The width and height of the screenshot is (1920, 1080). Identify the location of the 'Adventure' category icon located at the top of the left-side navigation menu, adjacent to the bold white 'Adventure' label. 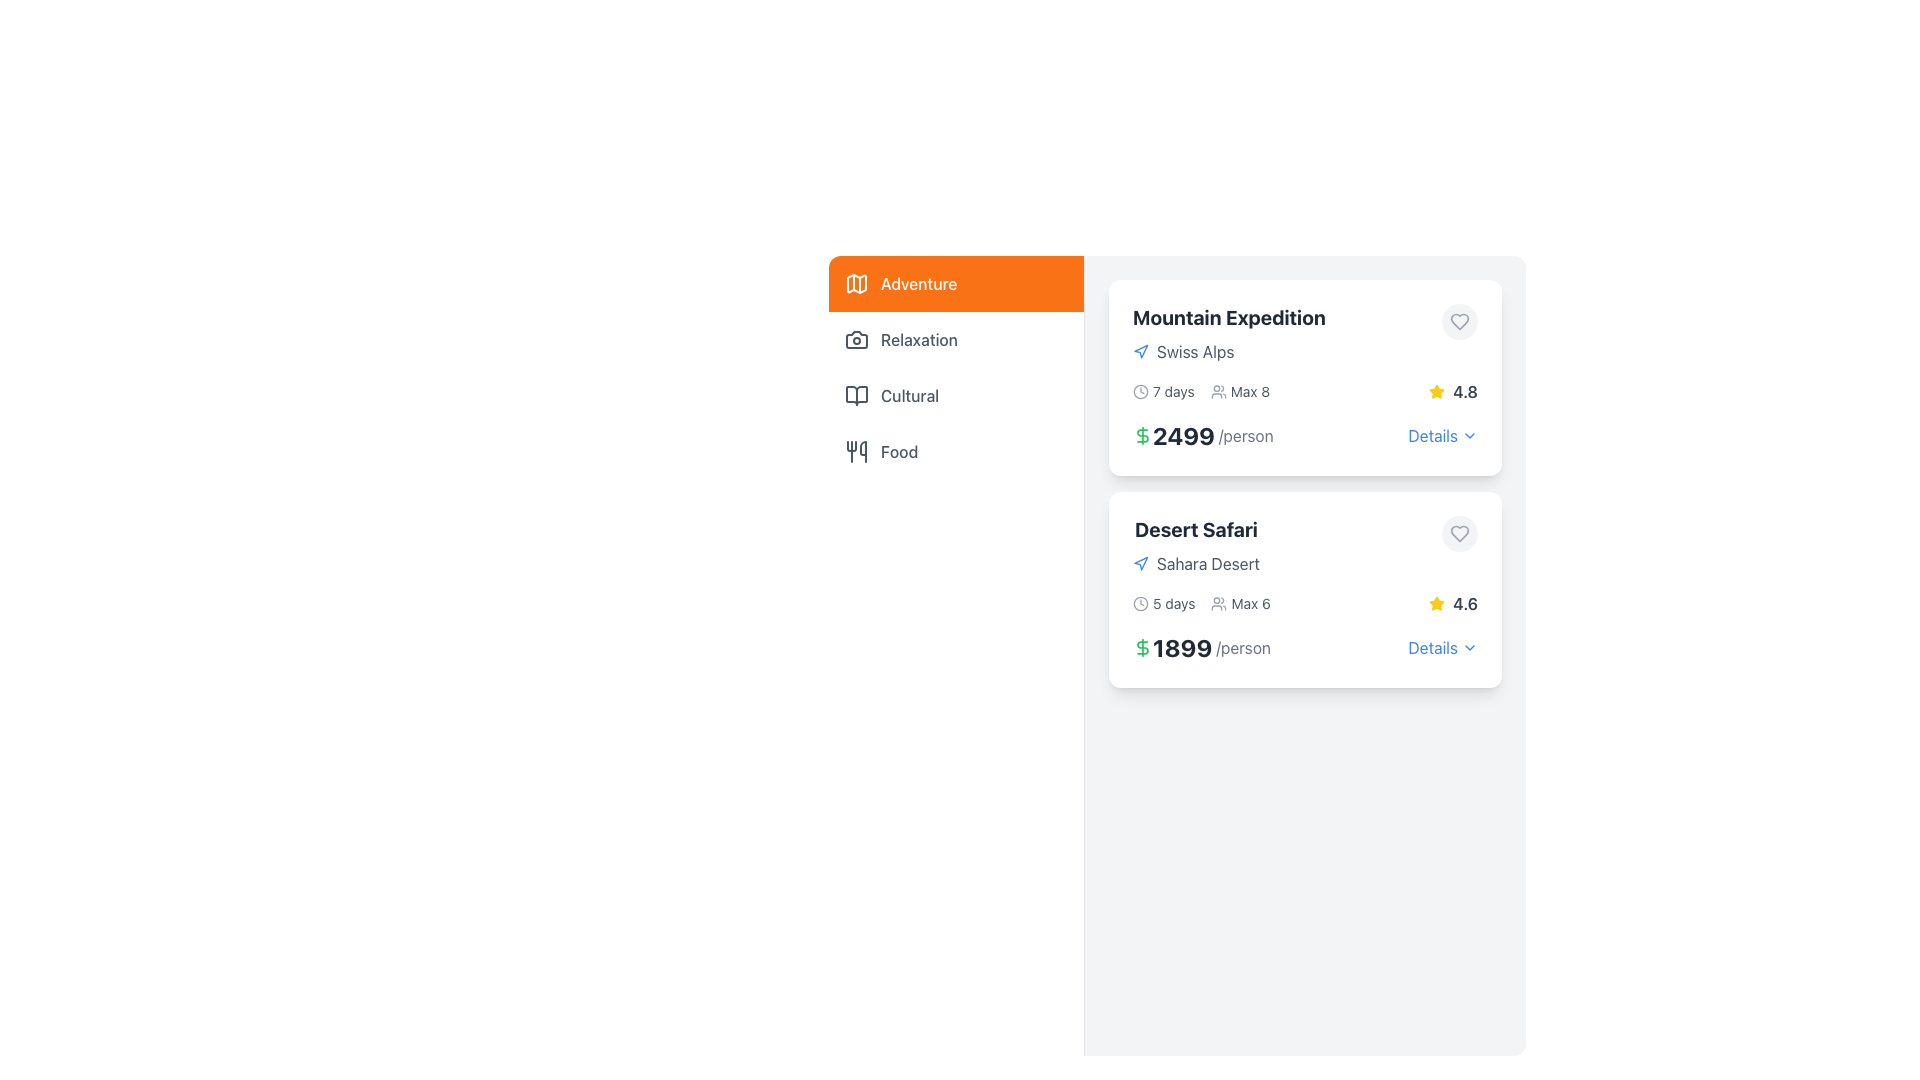
(857, 284).